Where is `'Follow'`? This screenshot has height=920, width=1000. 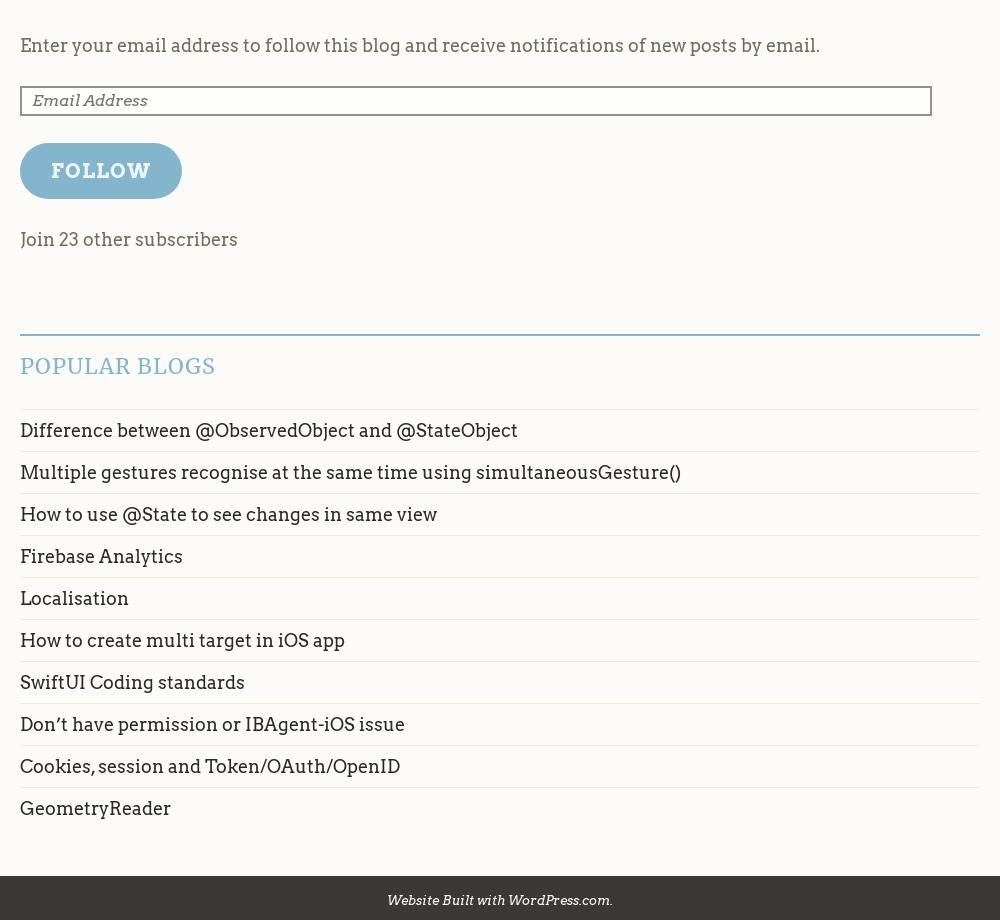 'Follow' is located at coordinates (99, 169).